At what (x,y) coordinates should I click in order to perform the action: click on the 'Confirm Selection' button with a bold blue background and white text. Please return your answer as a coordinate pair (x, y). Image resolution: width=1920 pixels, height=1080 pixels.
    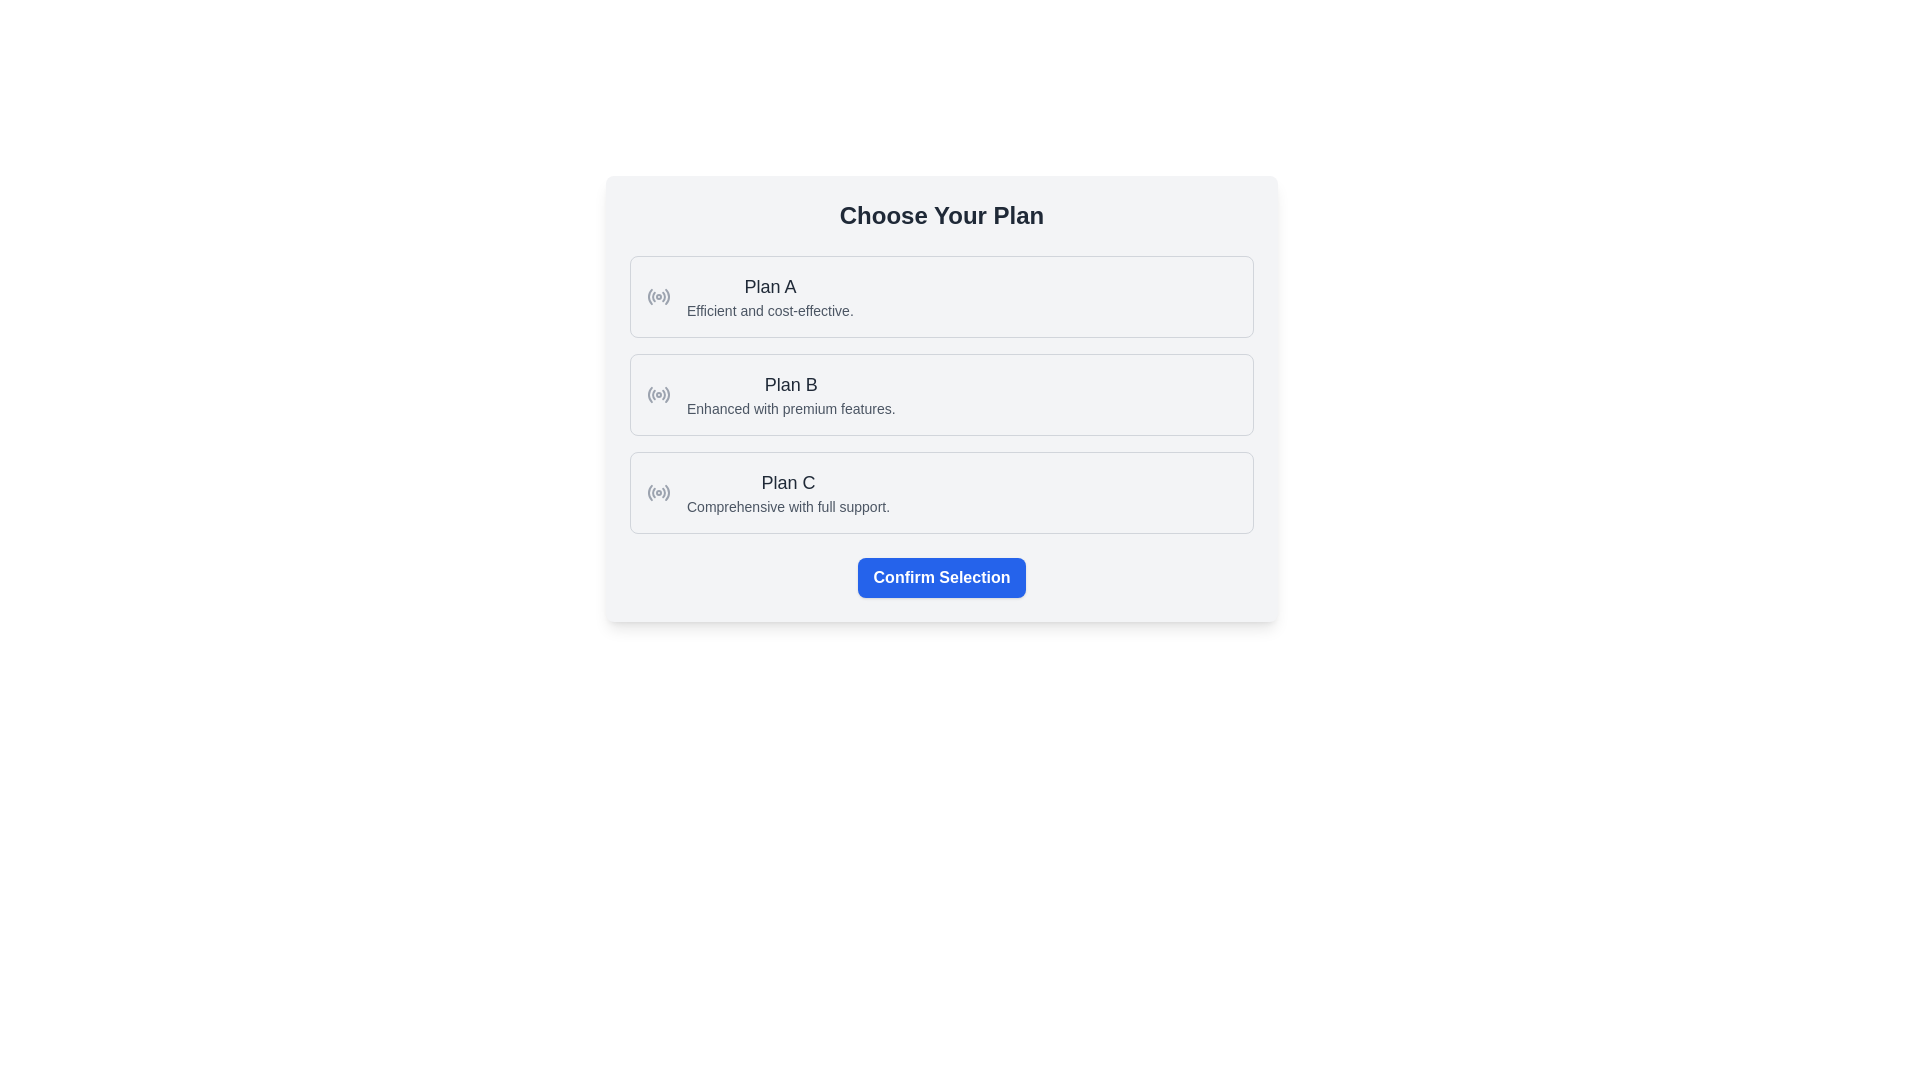
    Looking at the image, I should click on (940, 578).